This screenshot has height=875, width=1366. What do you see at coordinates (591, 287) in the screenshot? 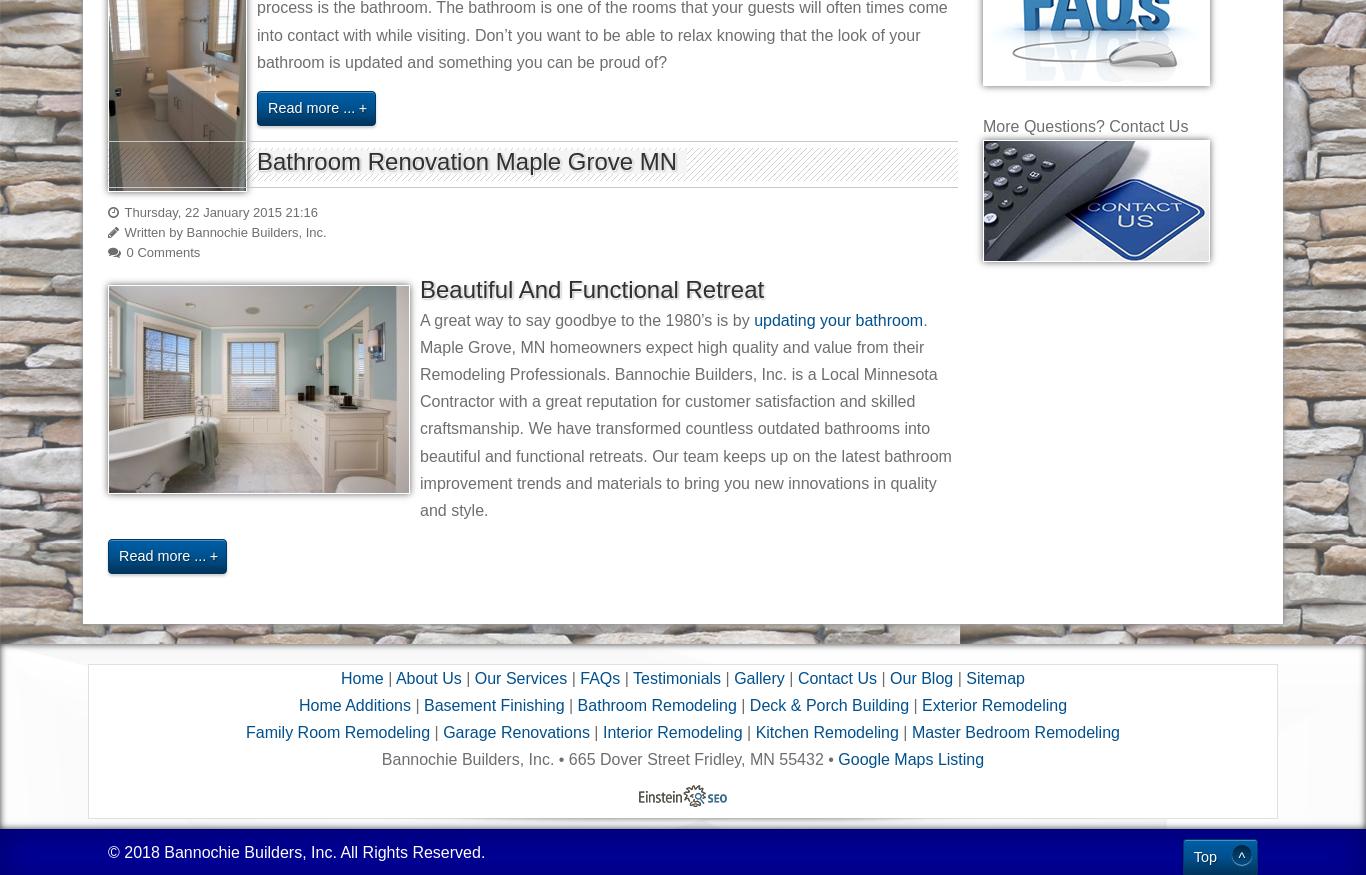
I see `'Beautiful And Functional Retreat'` at bounding box center [591, 287].